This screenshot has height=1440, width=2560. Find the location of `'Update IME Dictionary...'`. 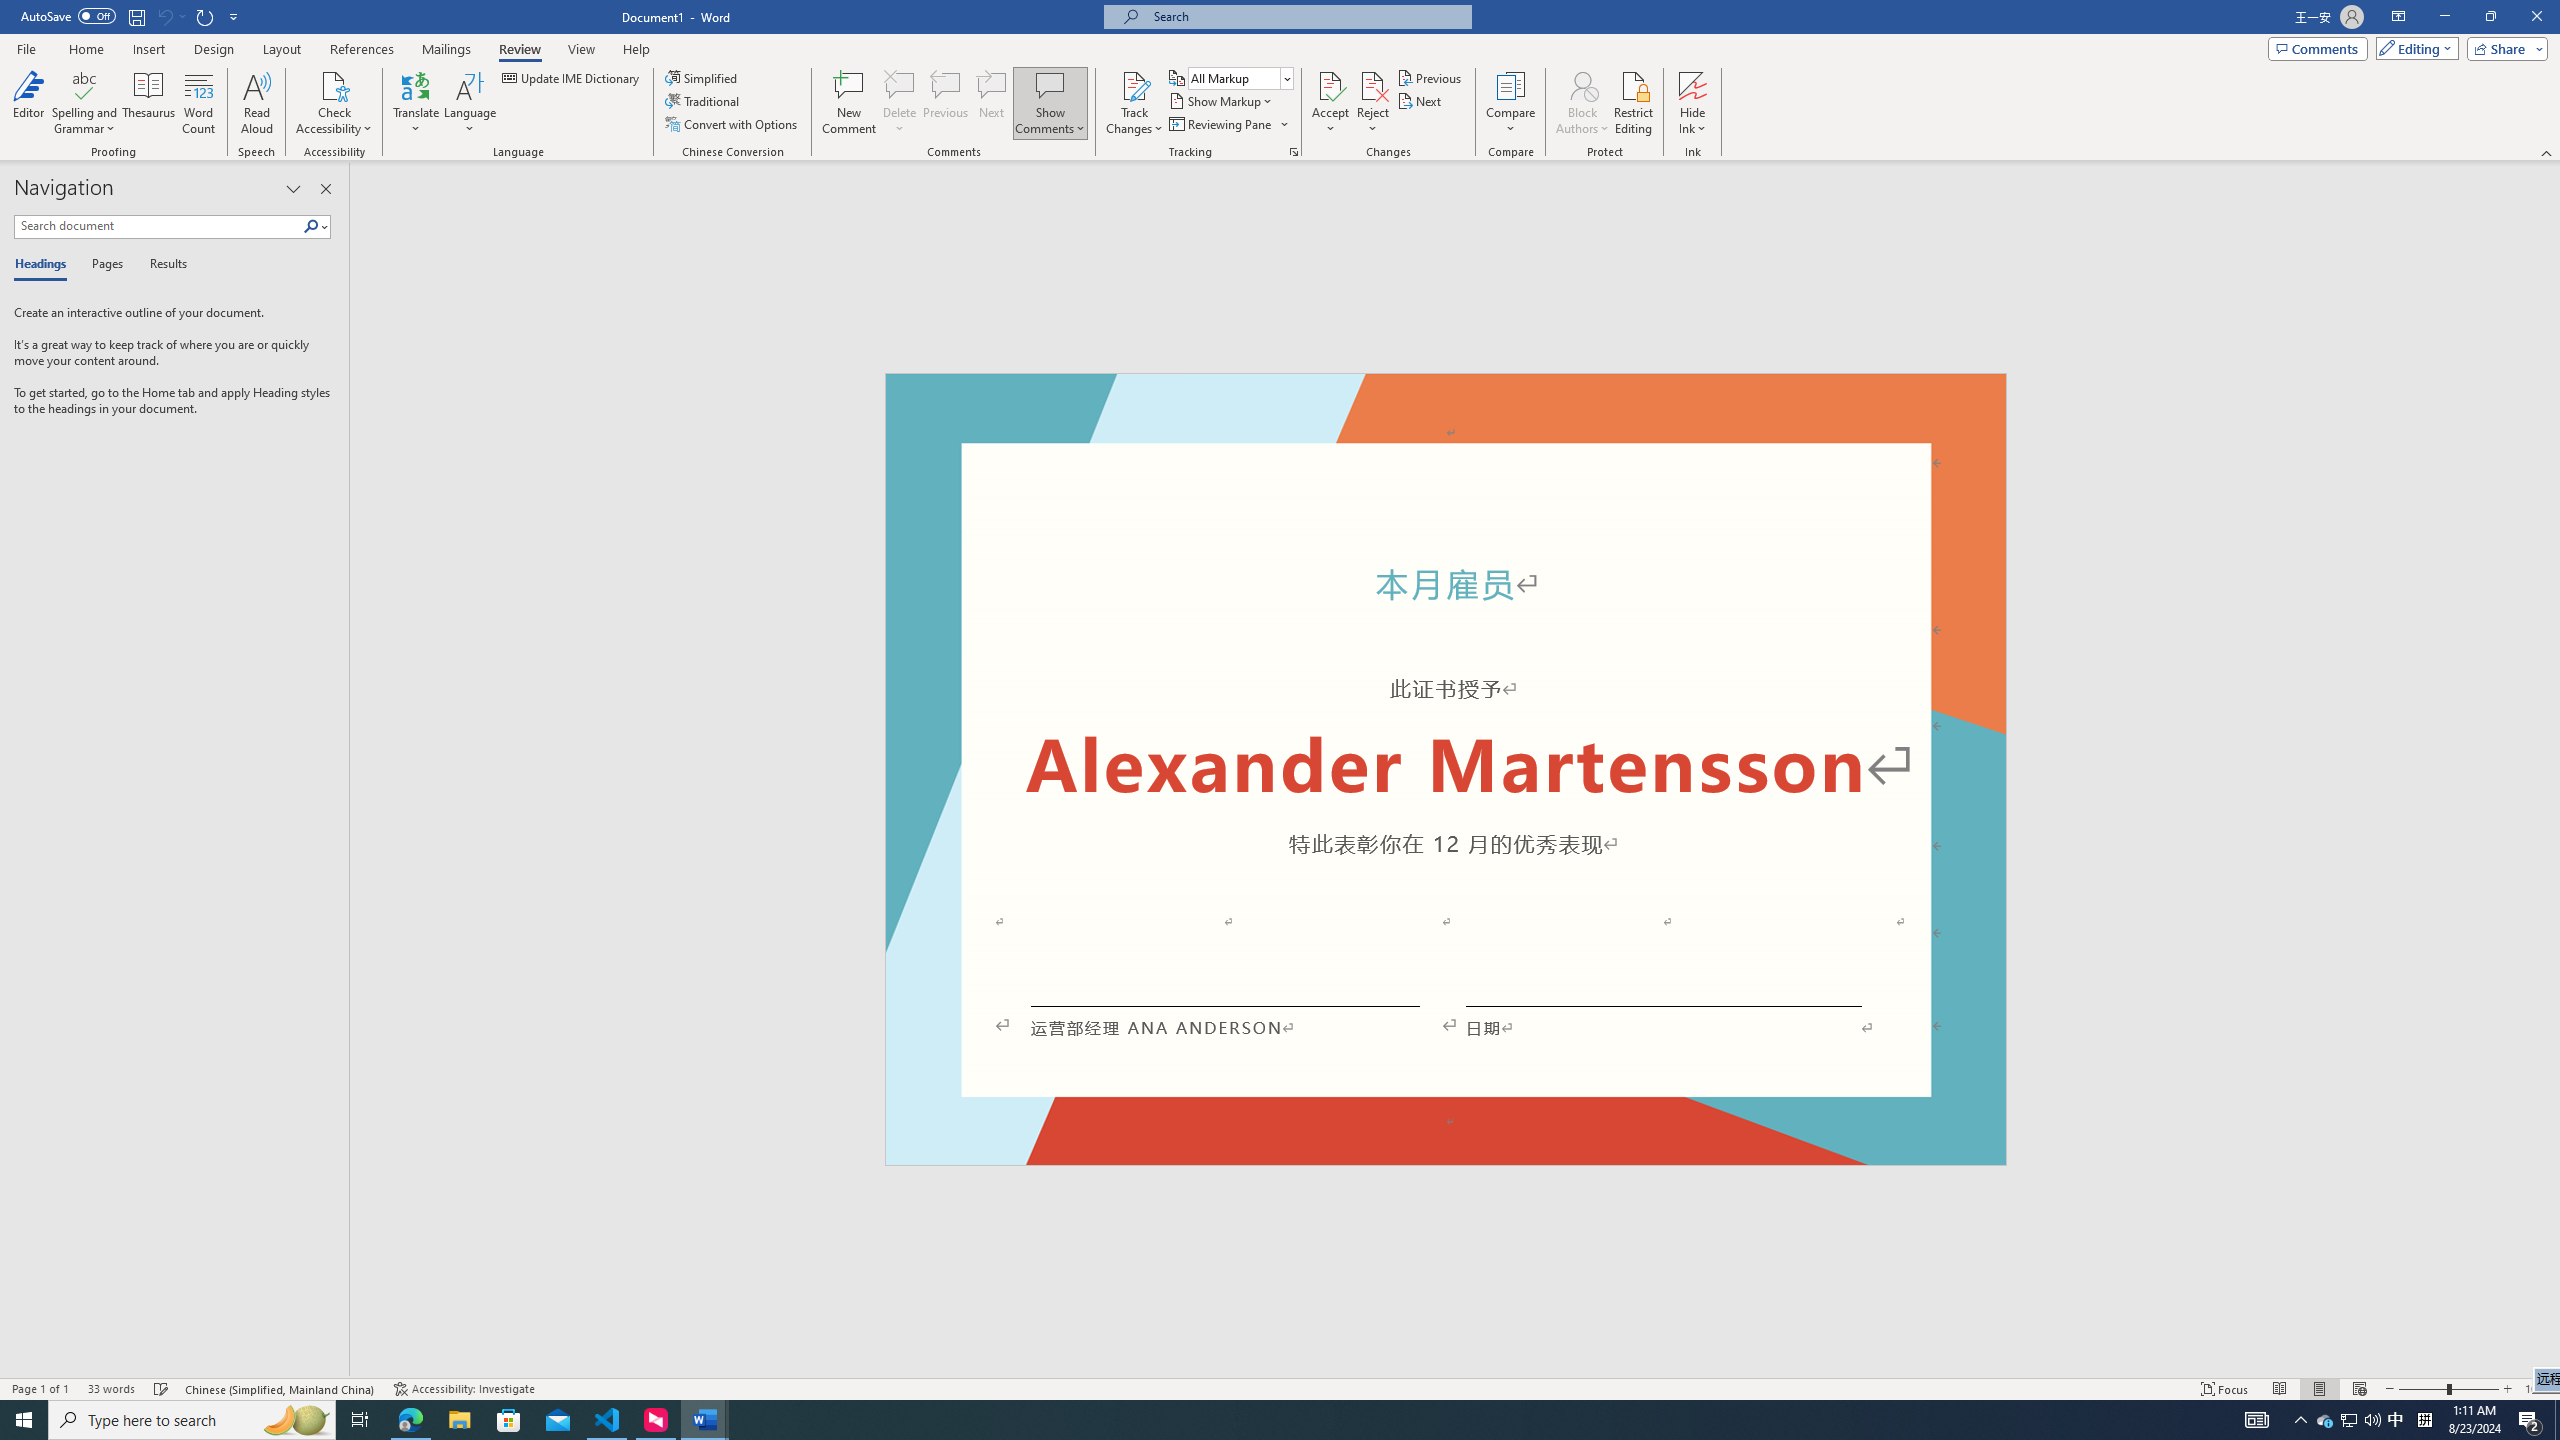

'Update IME Dictionary...' is located at coordinates (571, 77).